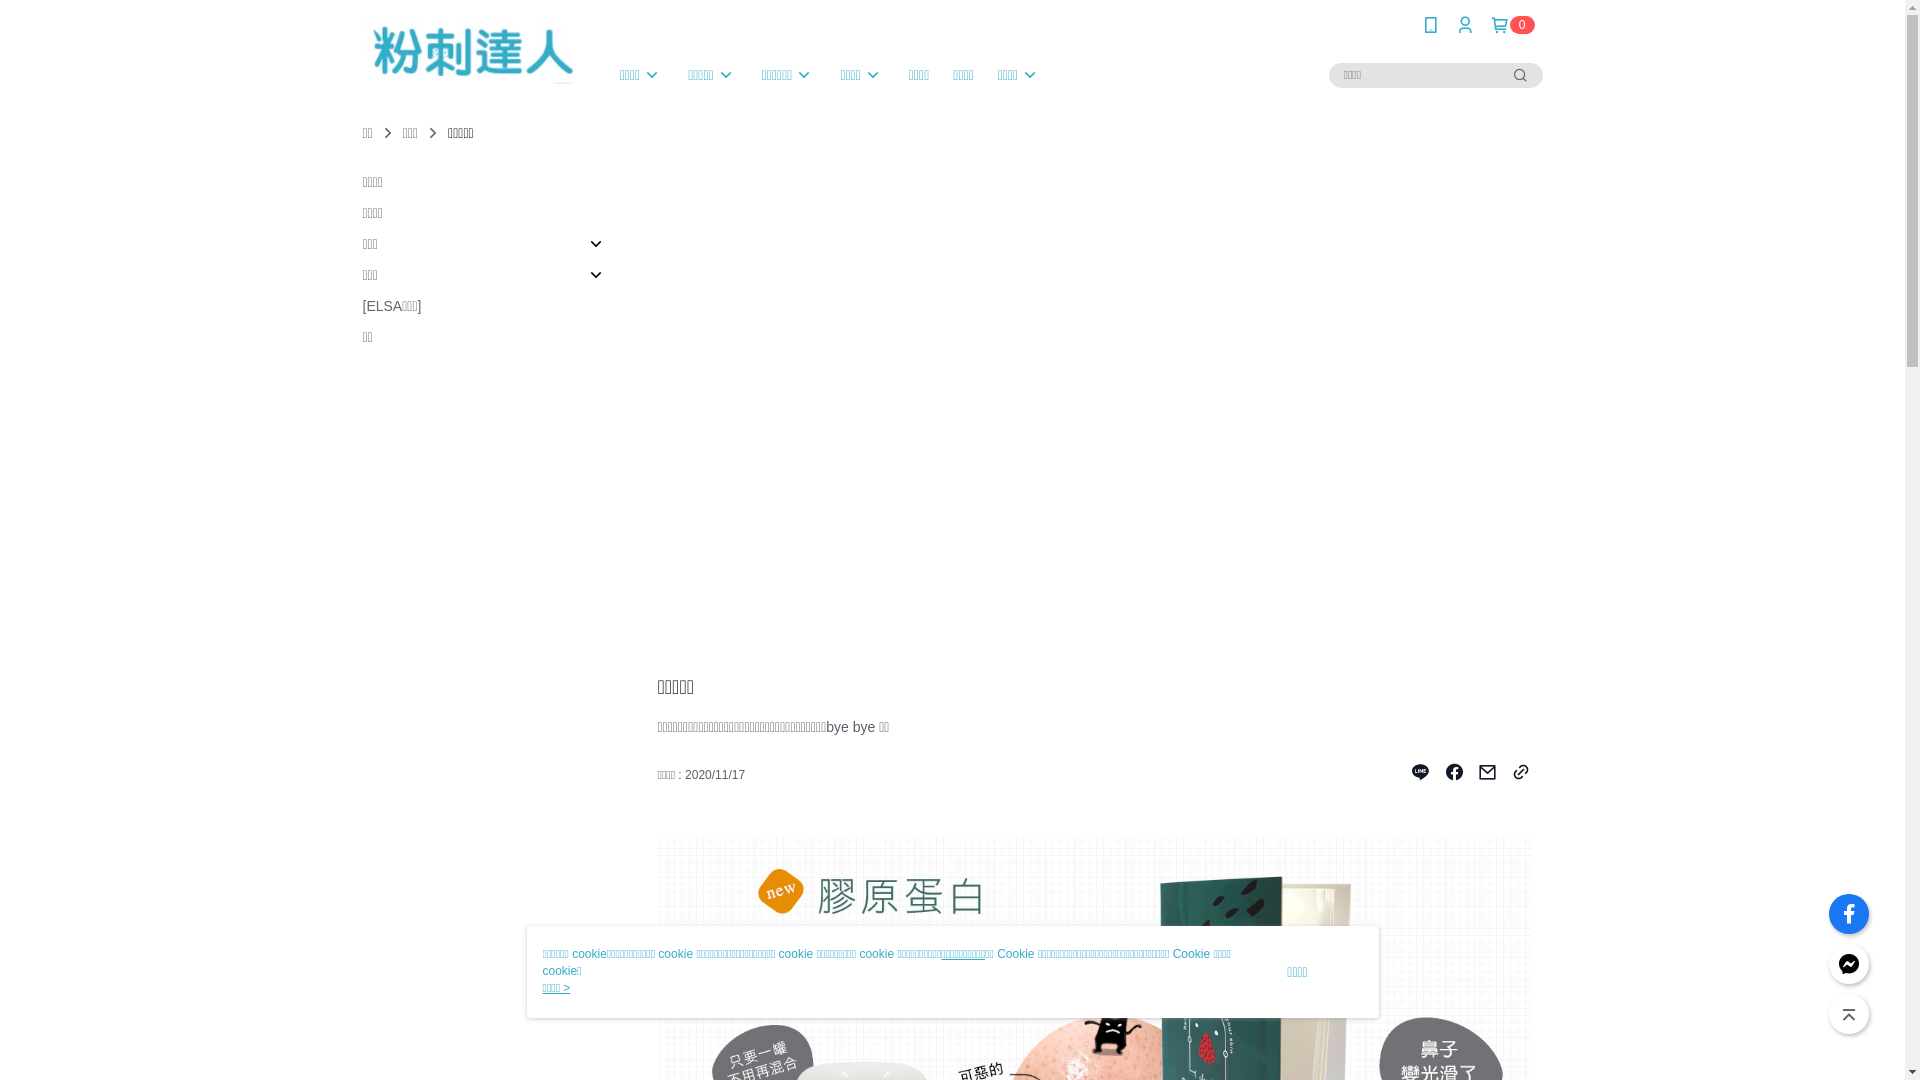 The image size is (1920, 1080). What do you see at coordinates (1512, 24) in the screenshot?
I see `'0'` at bounding box center [1512, 24].